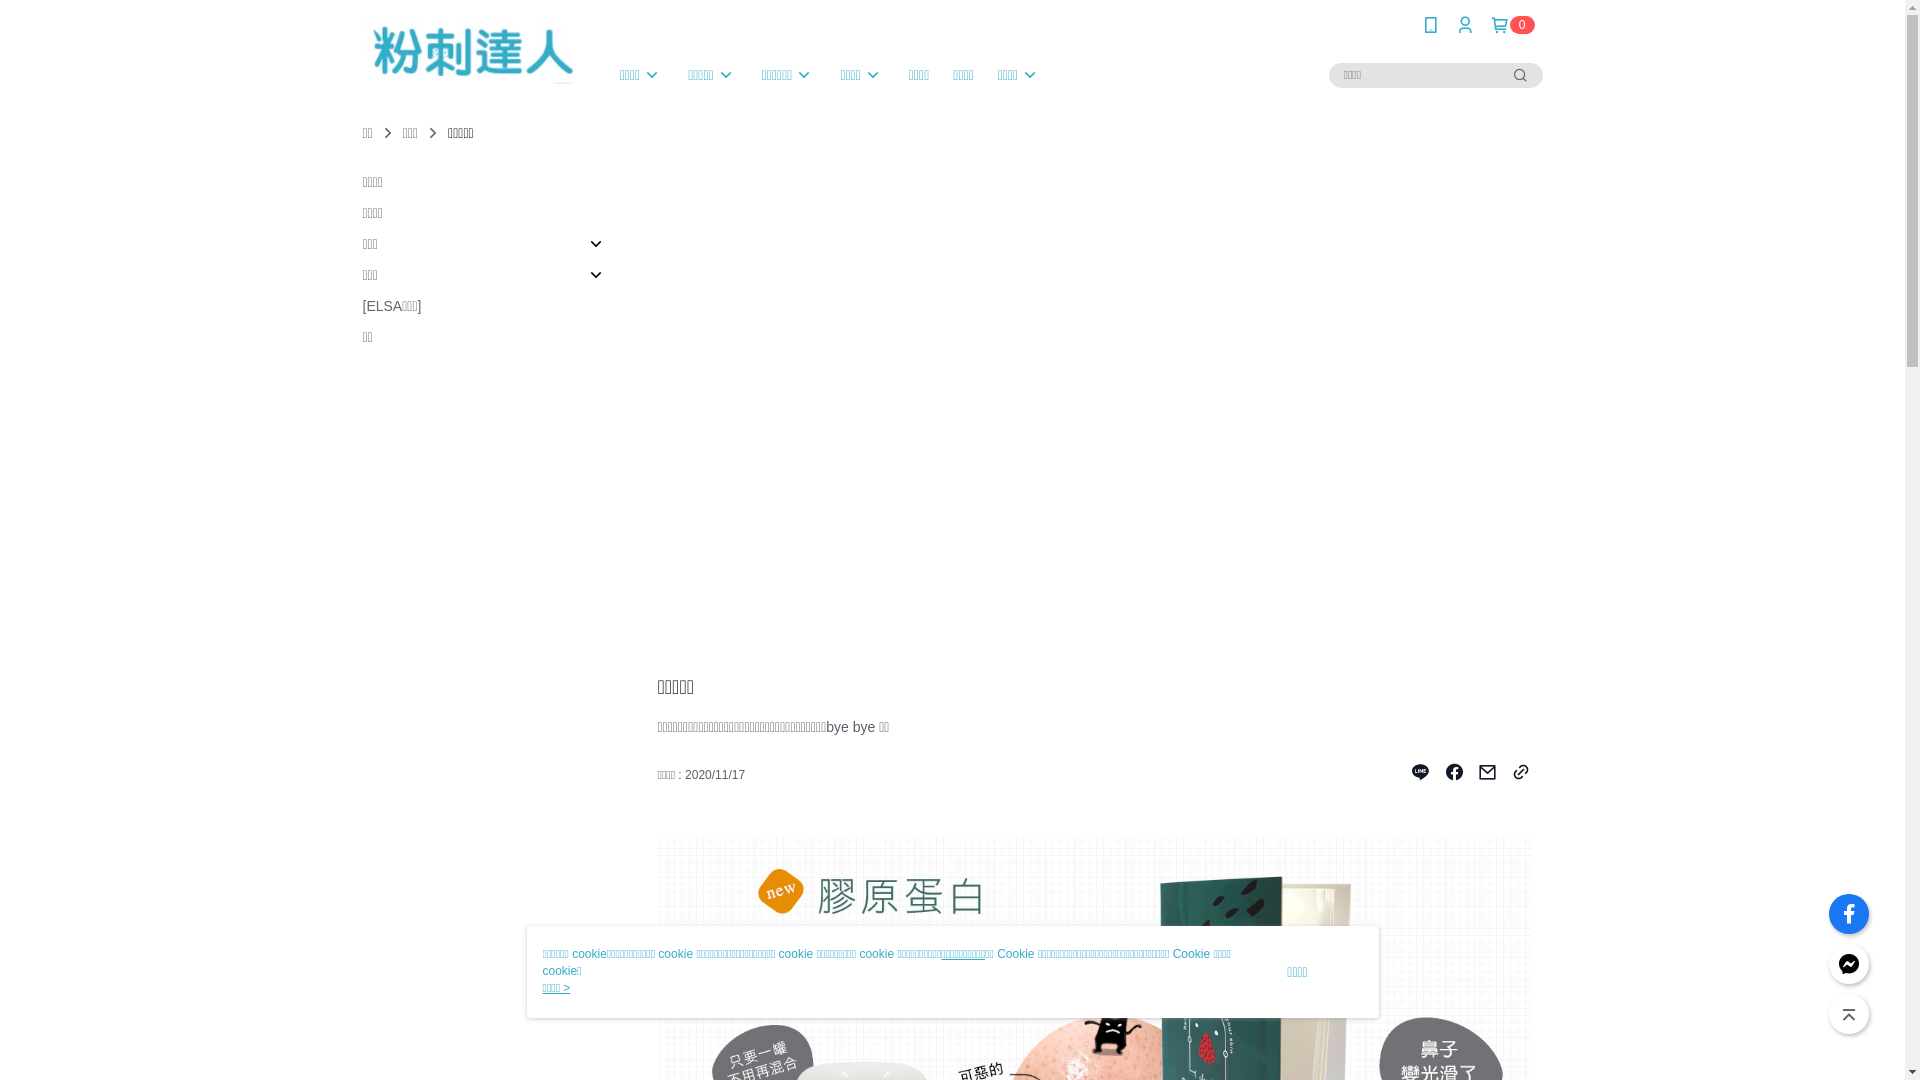 The image size is (1920, 1080). What do you see at coordinates (1512, 24) in the screenshot?
I see `'0'` at bounding box center [1512, 24].